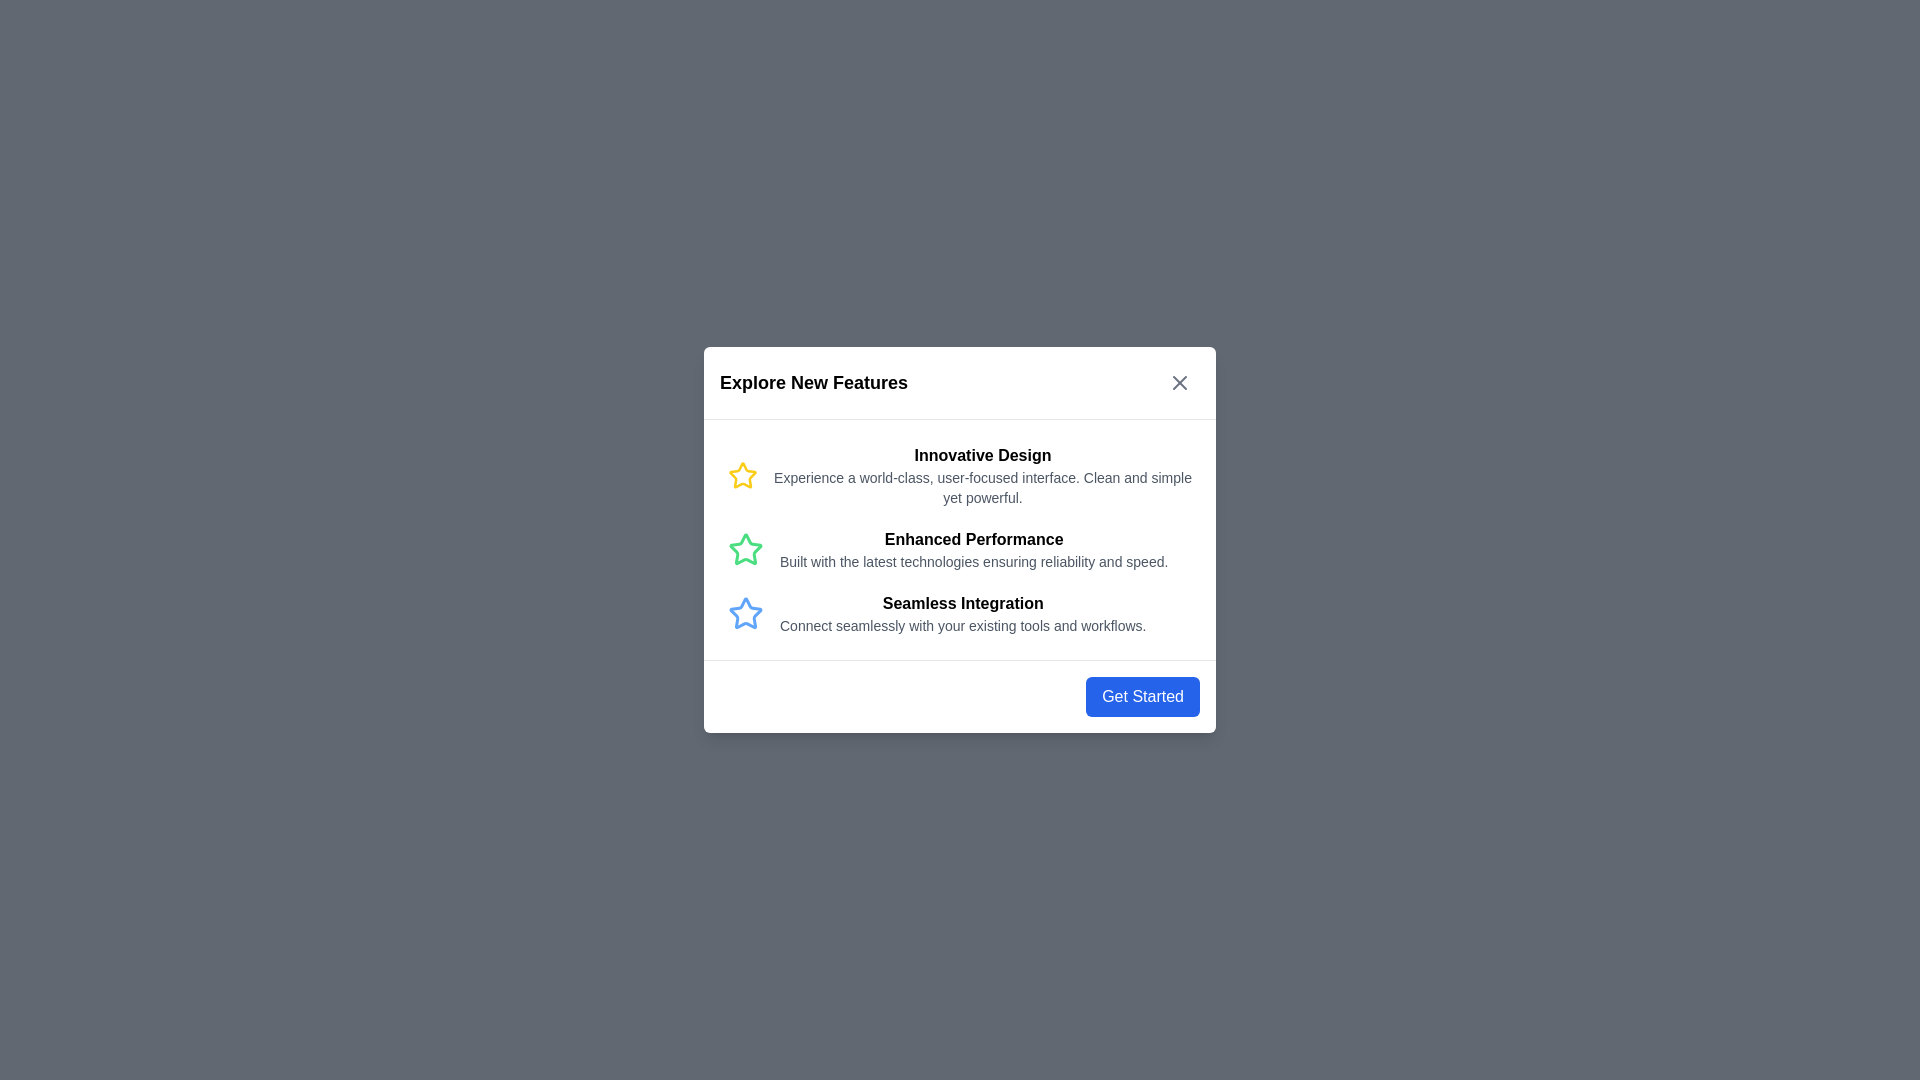 This screenshot has width=1920, height=1080. I want to click on textual description block labeled 'Seamless Integration' which contains the heading and subtext aligned to the left, located in the modal titled 'Explore New Features', so click(963, 612).